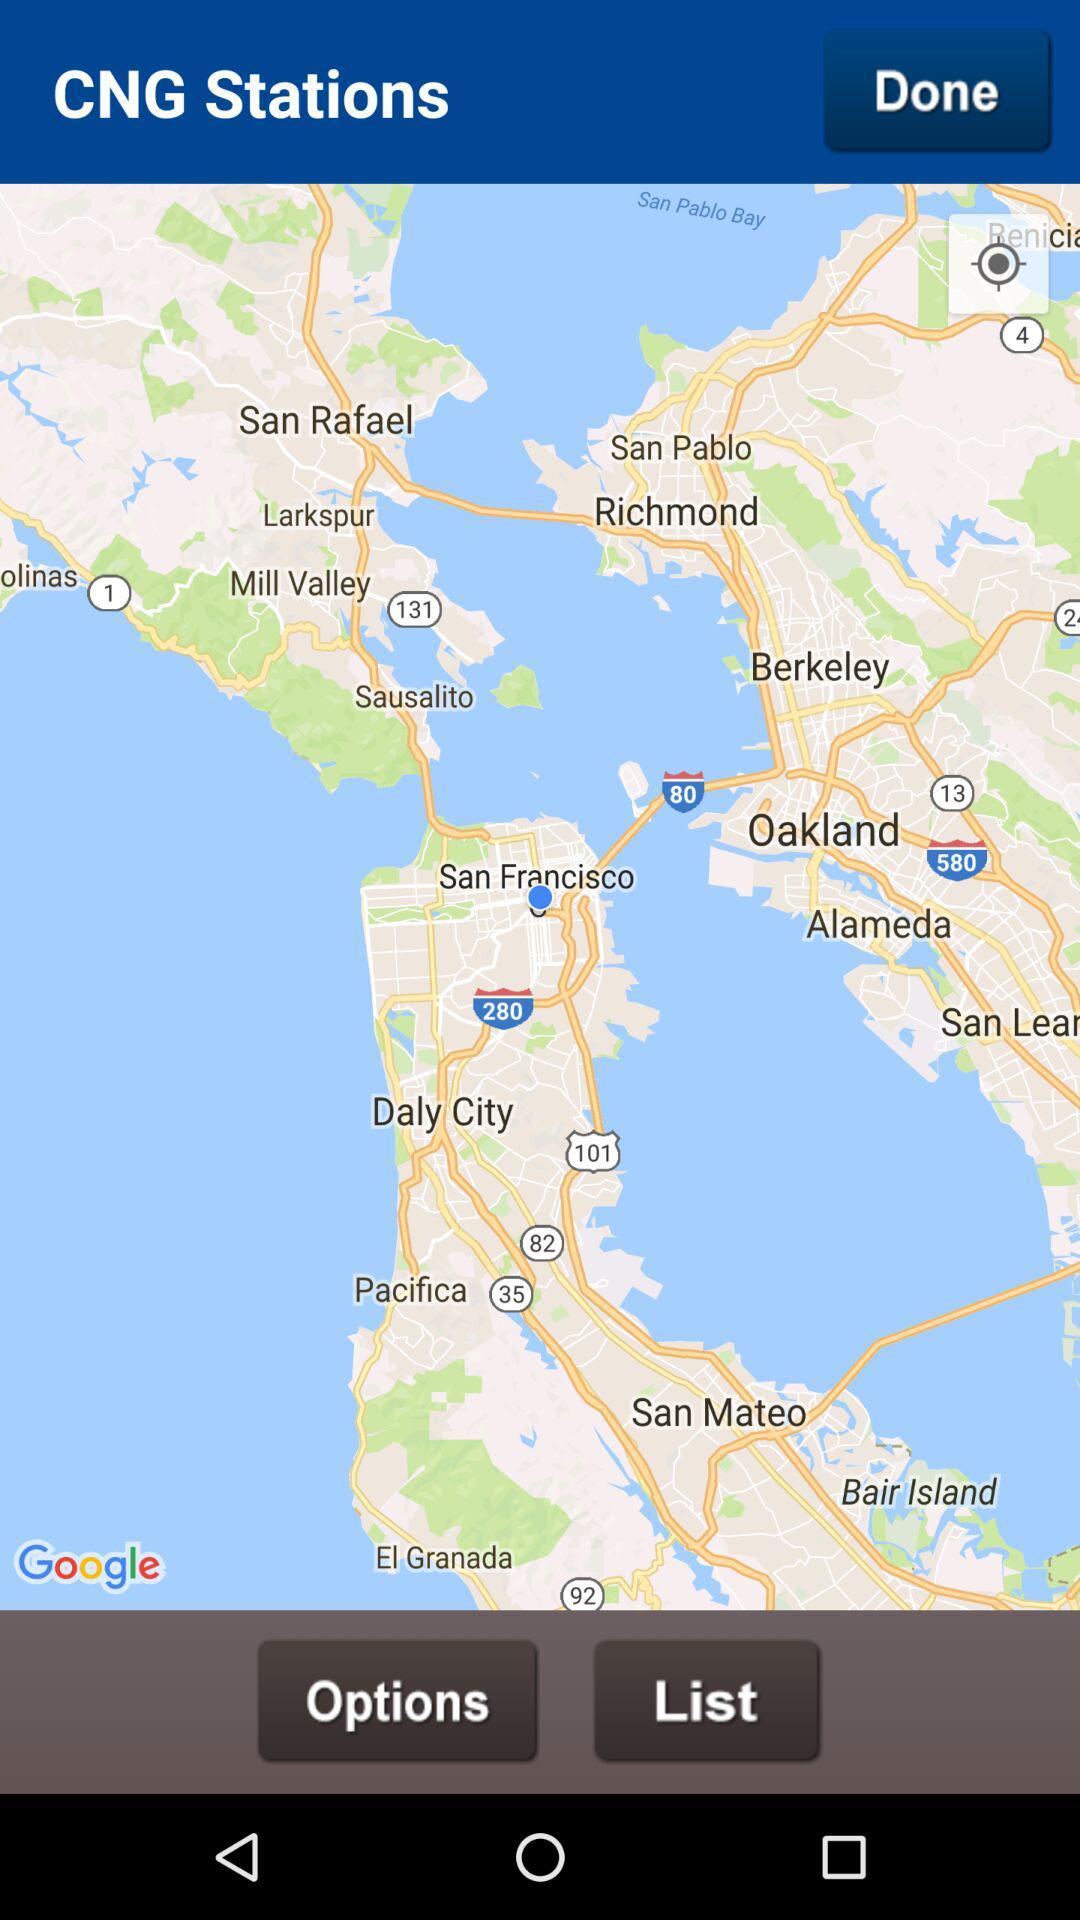 This screenshot has width=1080, height=1920. Describe the element at coordinates (938, 90) in the screenshot. I see `icon to the right of the cng stations icon` at that location.